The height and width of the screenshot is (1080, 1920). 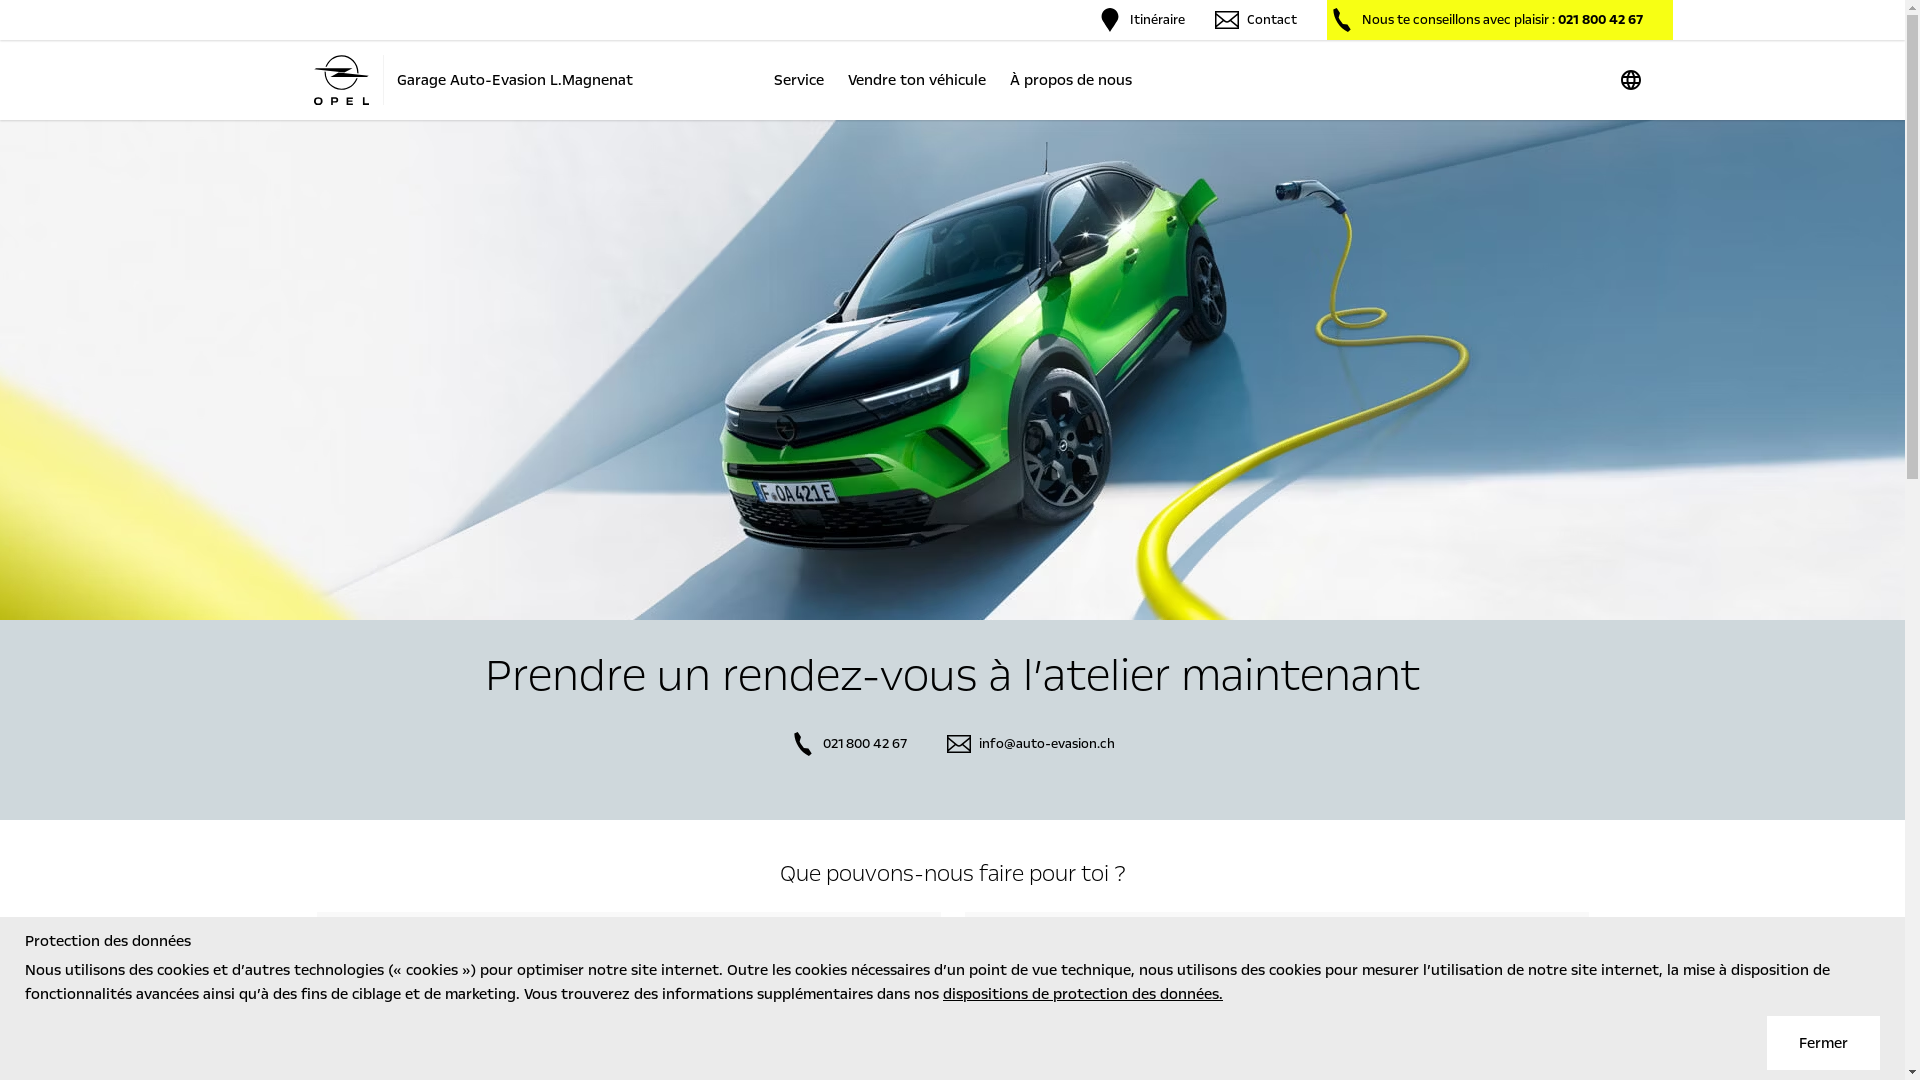 I want to click on 'Image Hero du site Opel Dealer', so click(x=951, y=370).